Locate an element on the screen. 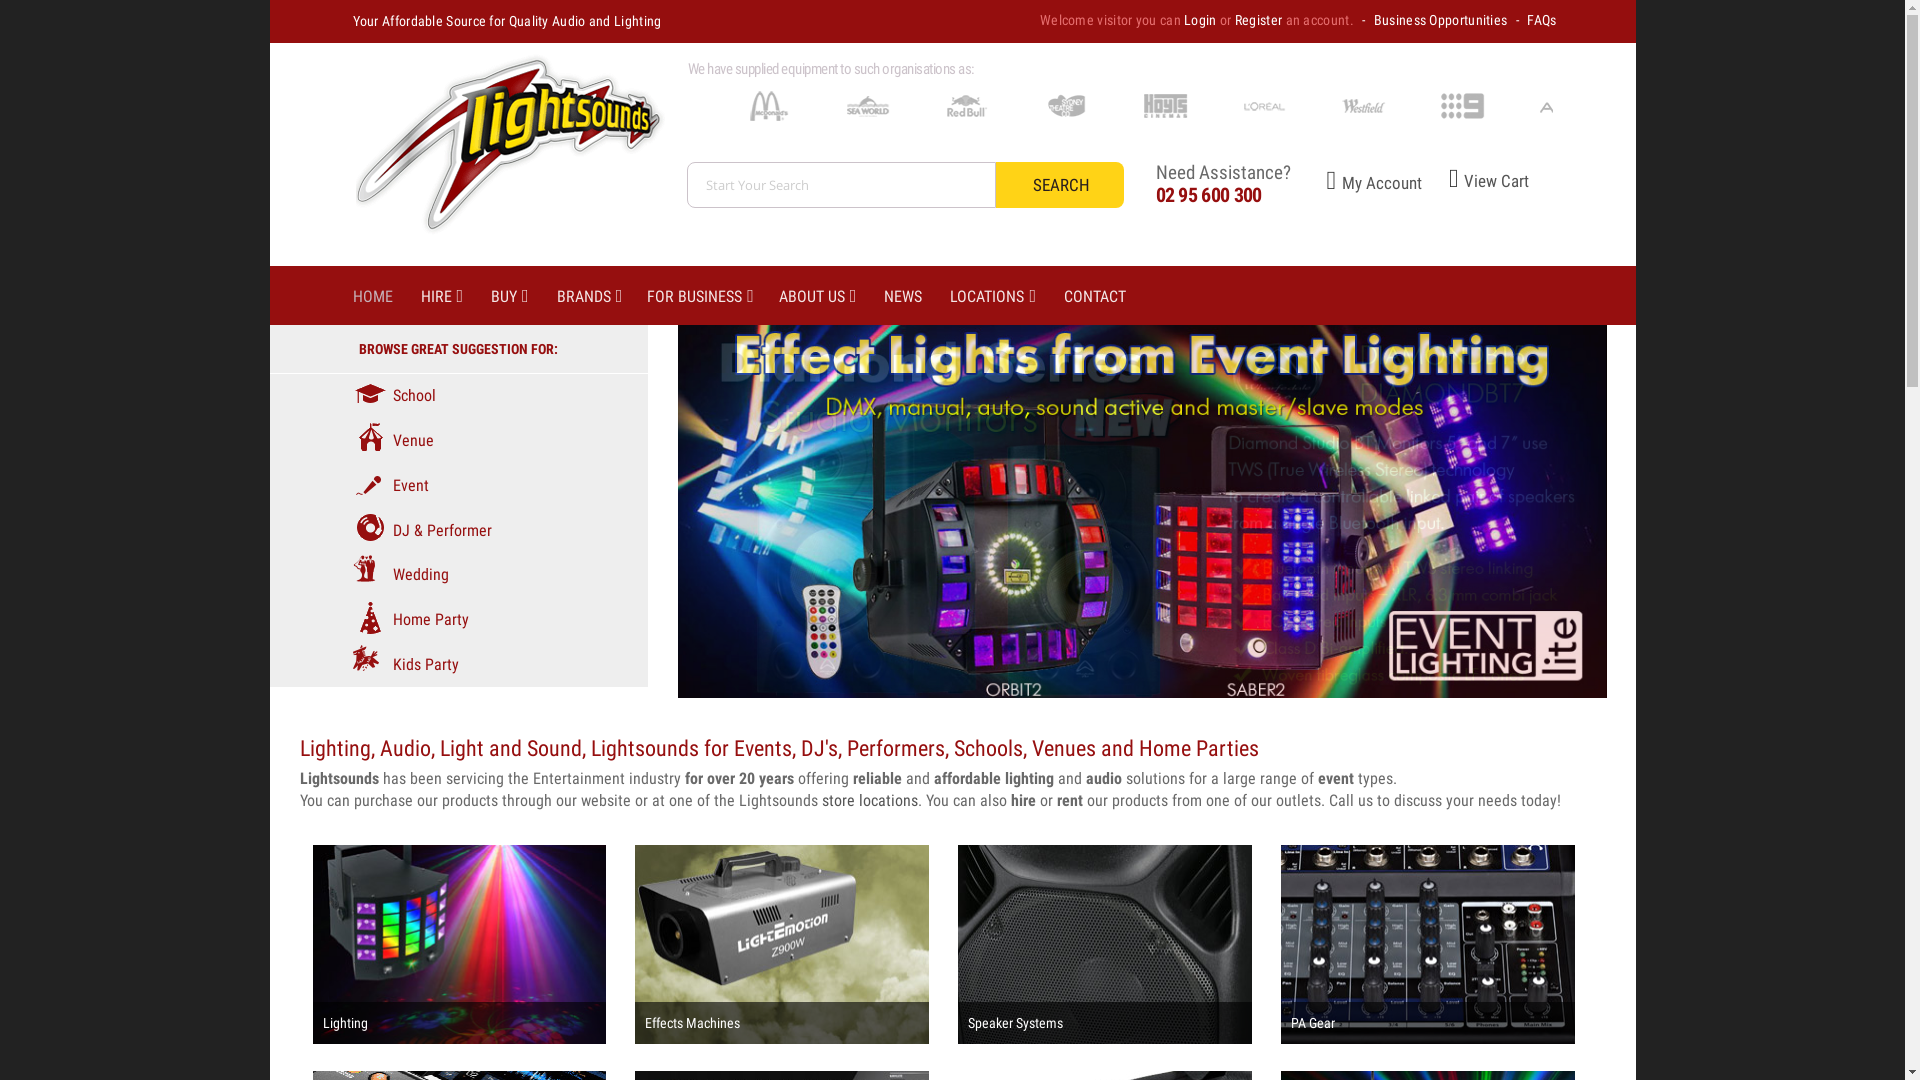 This screenshot has width=1920, height=1080. 'Kids Party' is located at coordinates (403, 664).